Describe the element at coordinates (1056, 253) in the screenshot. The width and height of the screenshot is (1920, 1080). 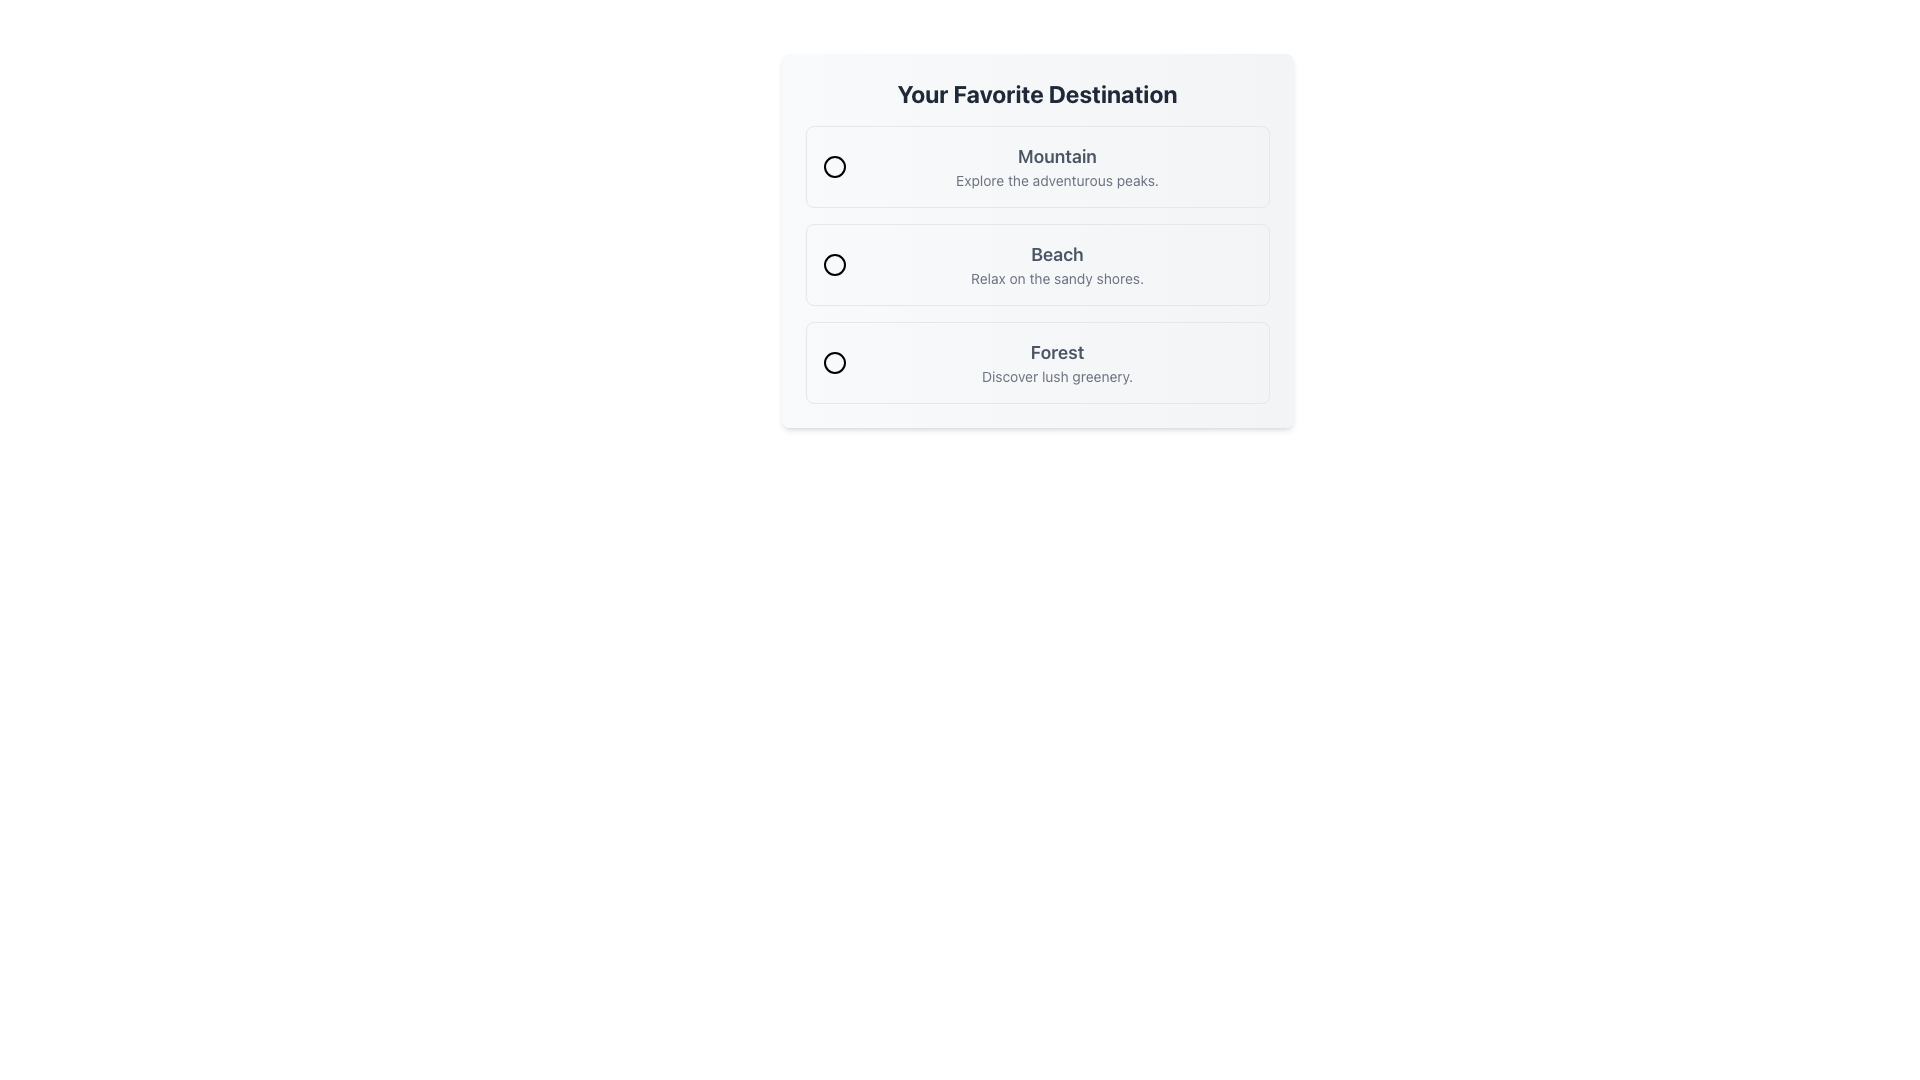
I see `text label that says 'Beach', which is prominently displayed in bold gray font and aligned horizontally, positioned above the descriptive text in a vertical layout` at that location.